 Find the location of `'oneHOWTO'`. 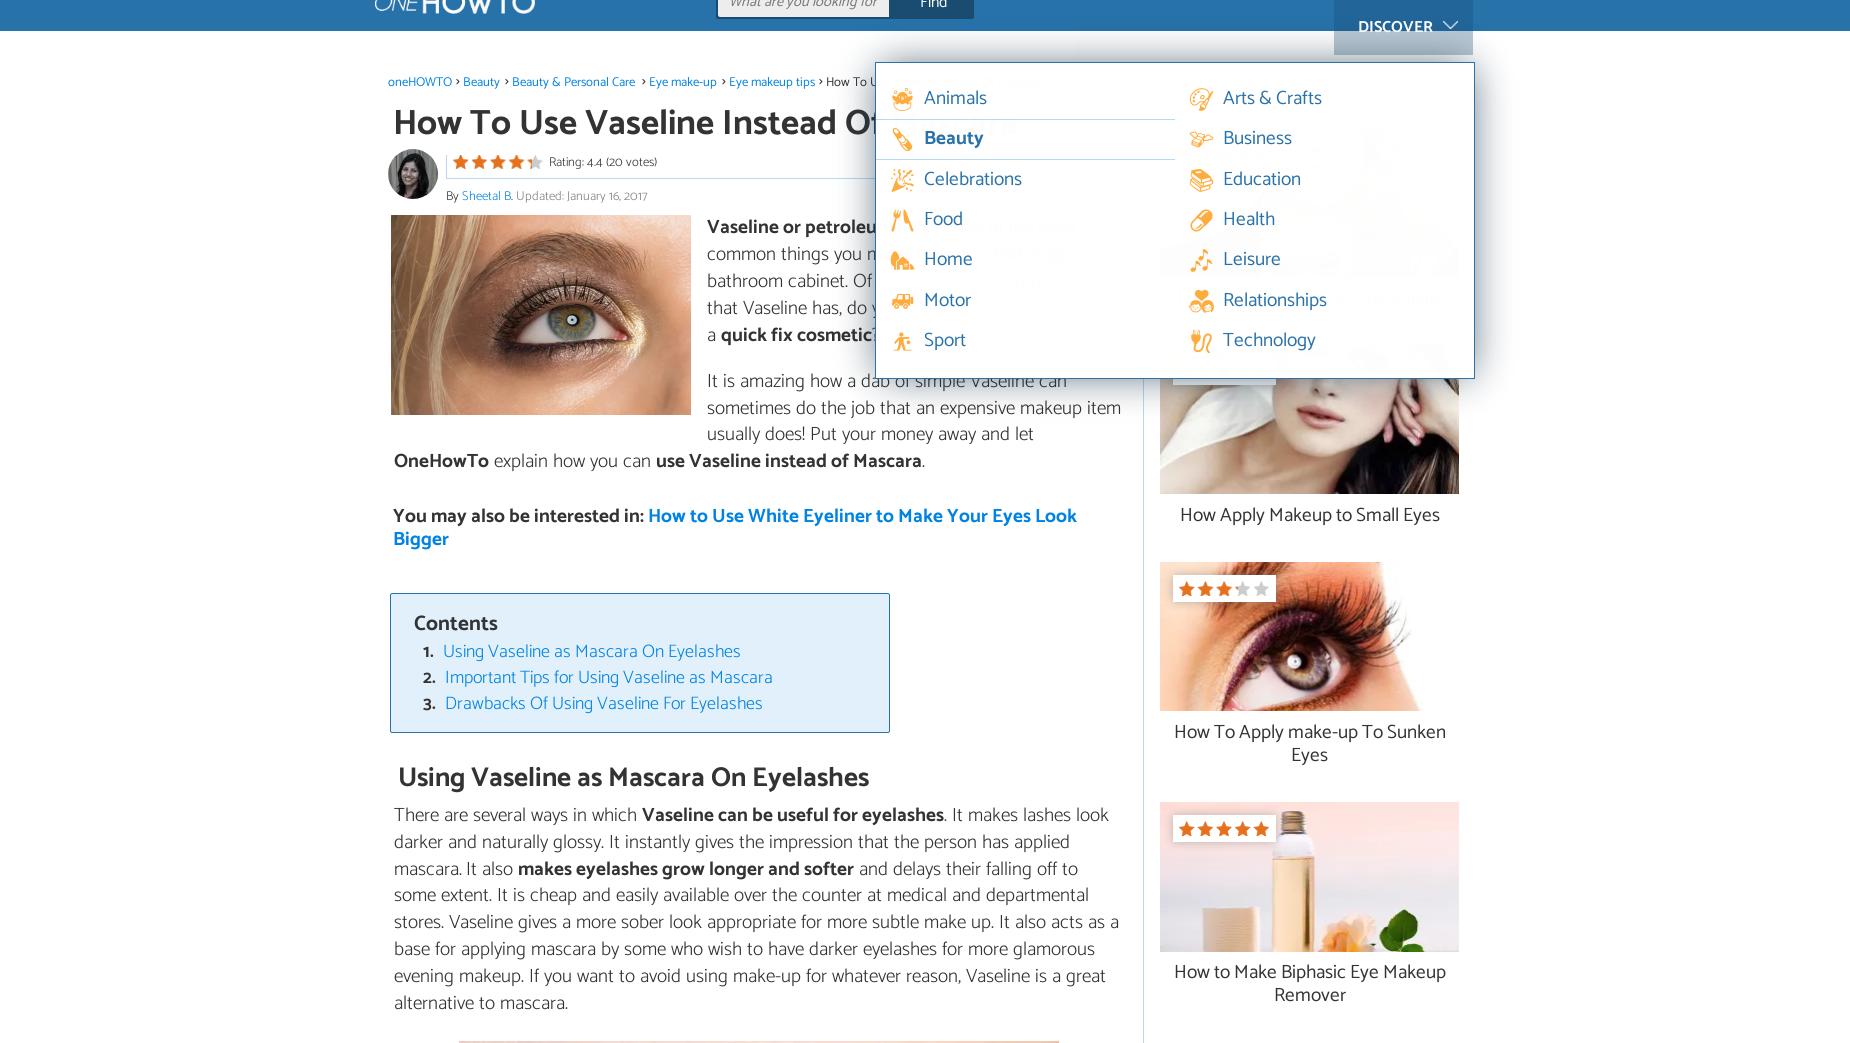

'oneHOWTO' is located at coordinates (418, 81).